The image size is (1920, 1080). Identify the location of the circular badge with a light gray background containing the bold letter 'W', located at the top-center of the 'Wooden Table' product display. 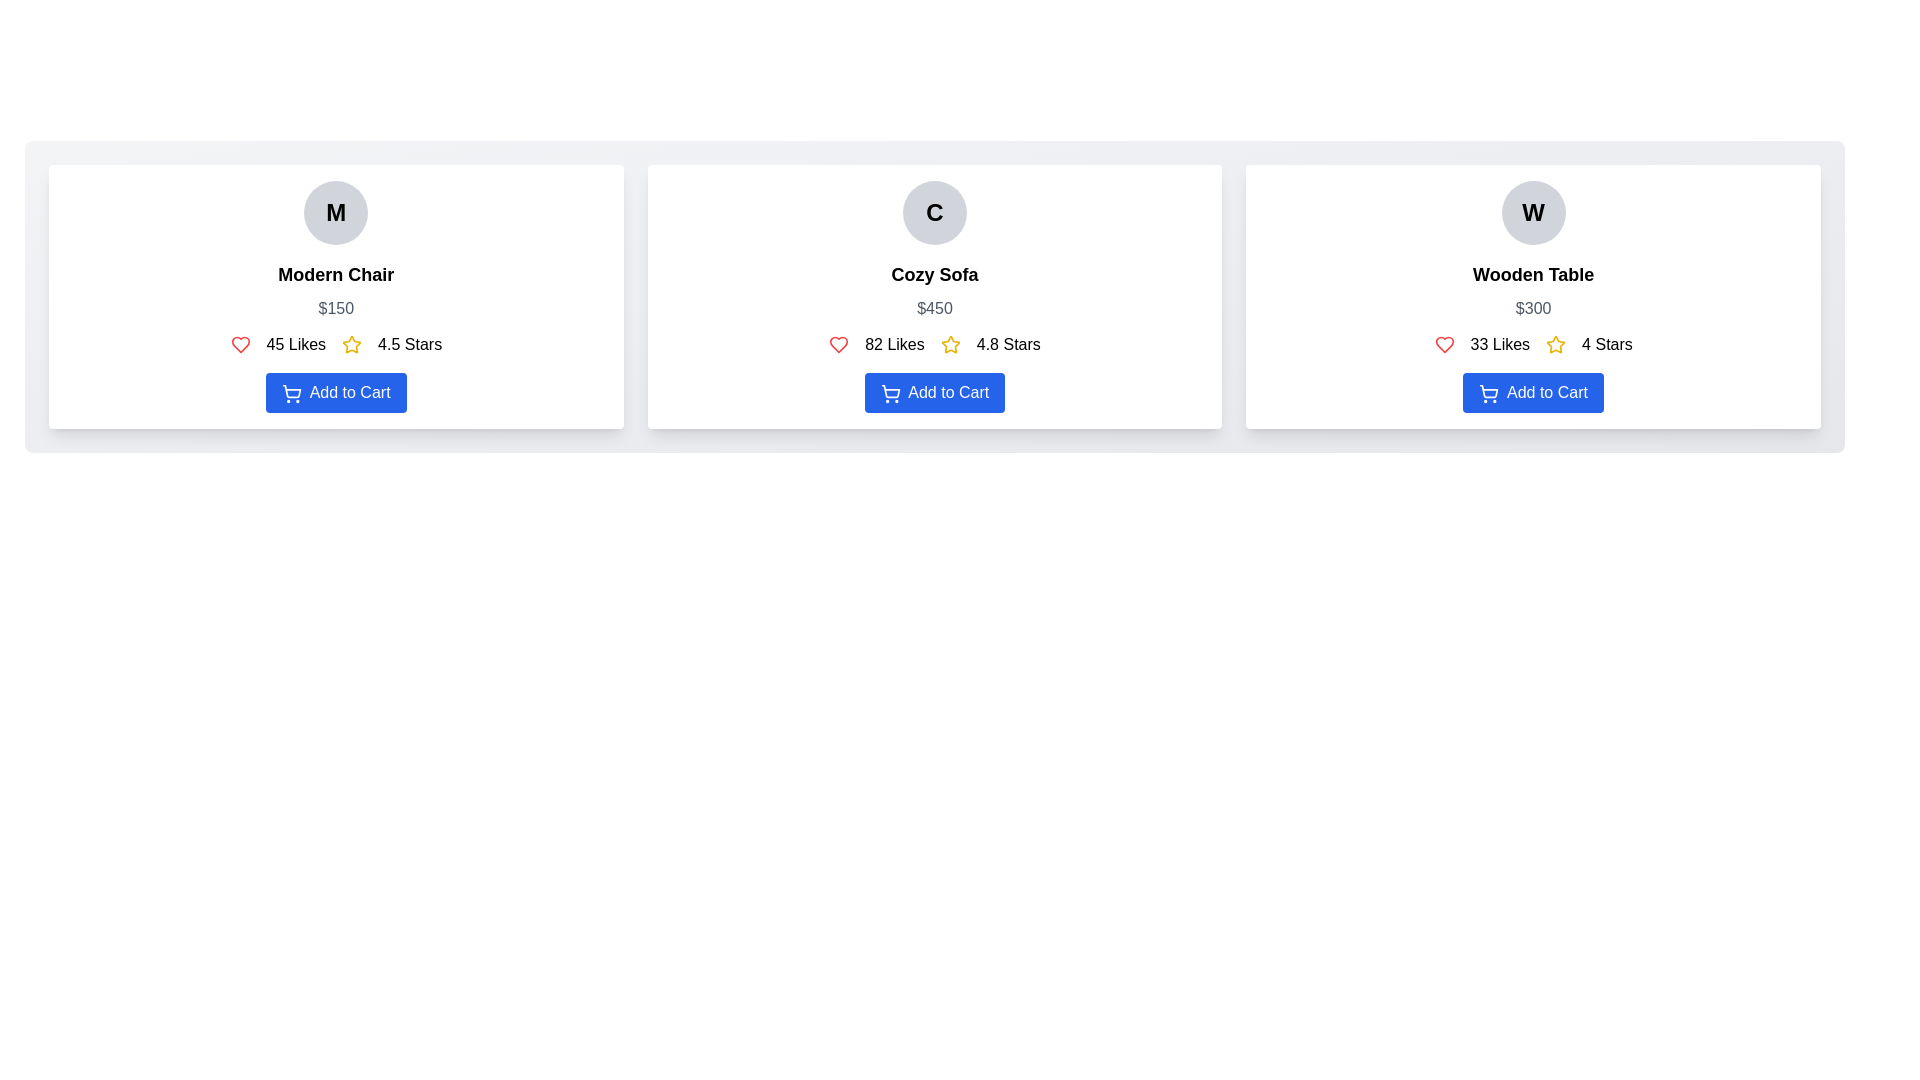
(1532, 212).